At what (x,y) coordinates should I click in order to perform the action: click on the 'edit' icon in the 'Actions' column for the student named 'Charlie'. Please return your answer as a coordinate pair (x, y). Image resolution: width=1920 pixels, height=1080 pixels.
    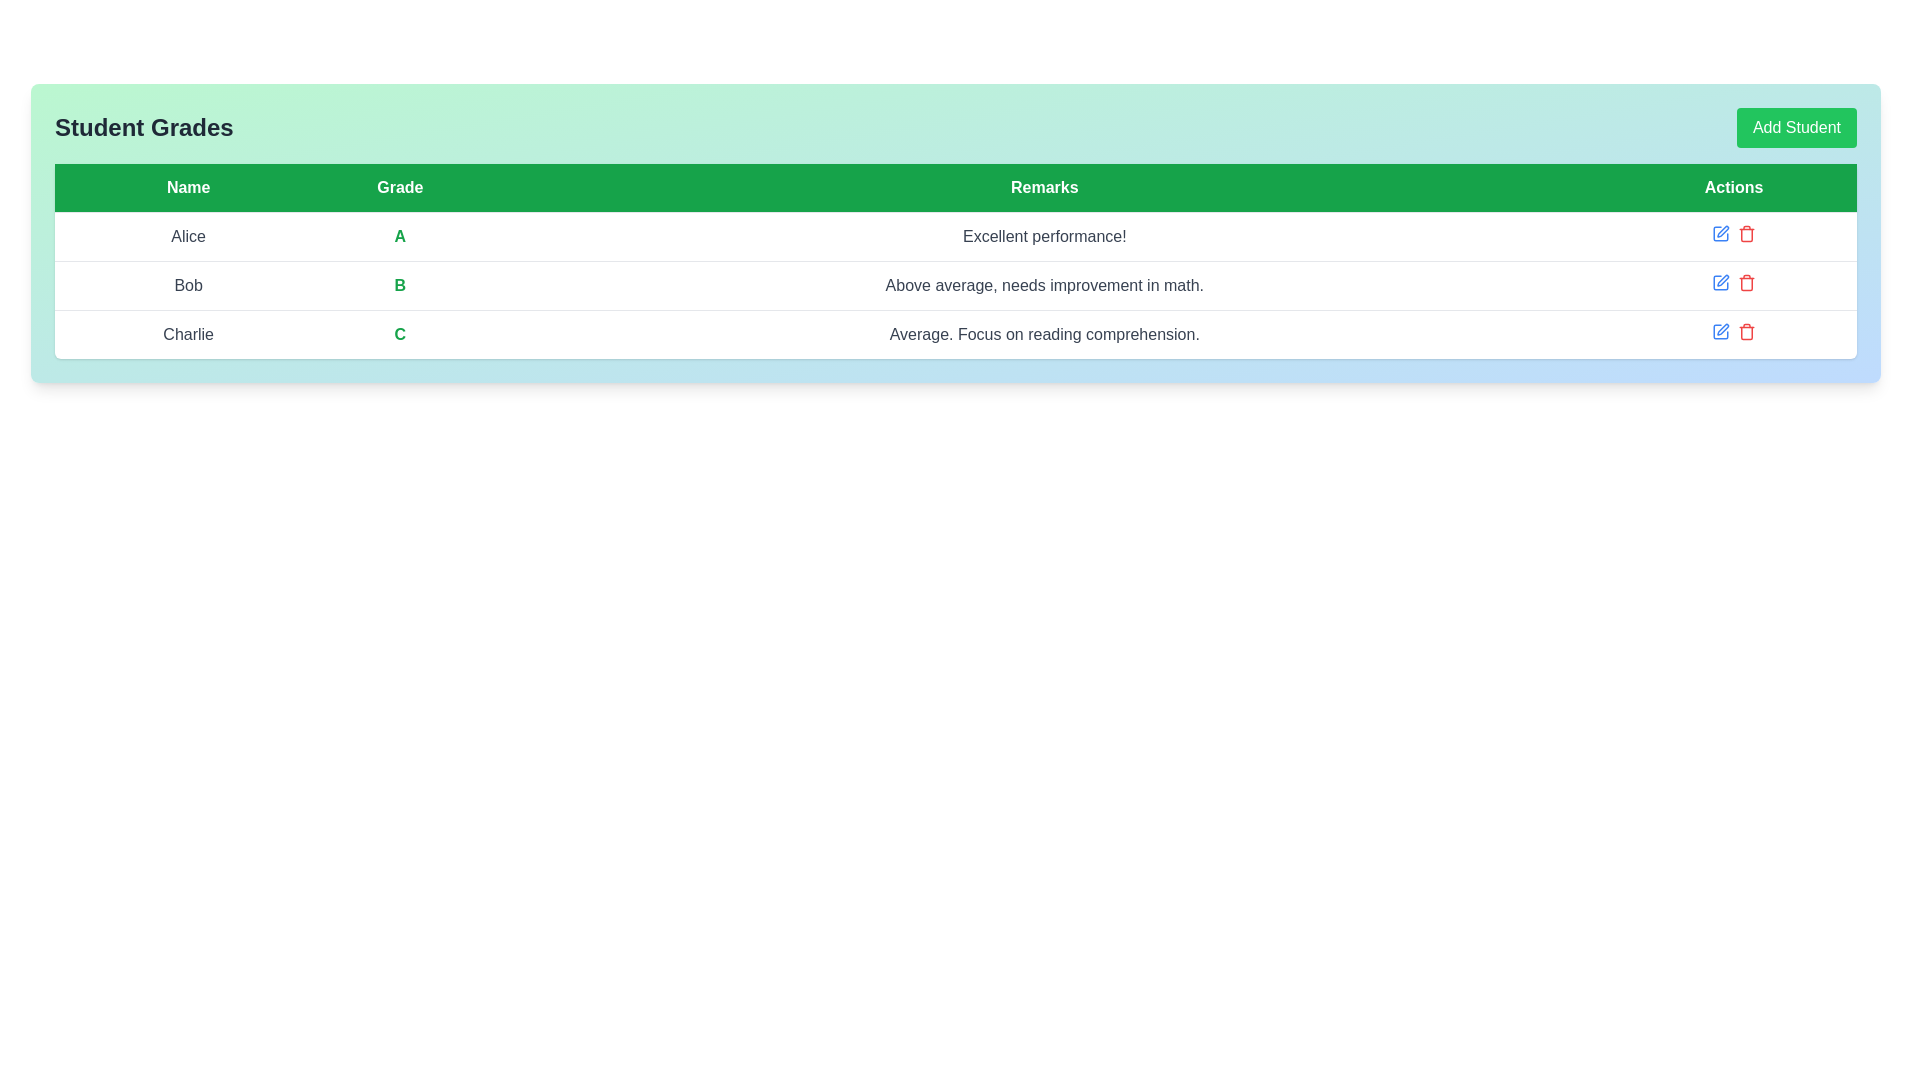
    Looking at the image, I should click on (1720, 330).